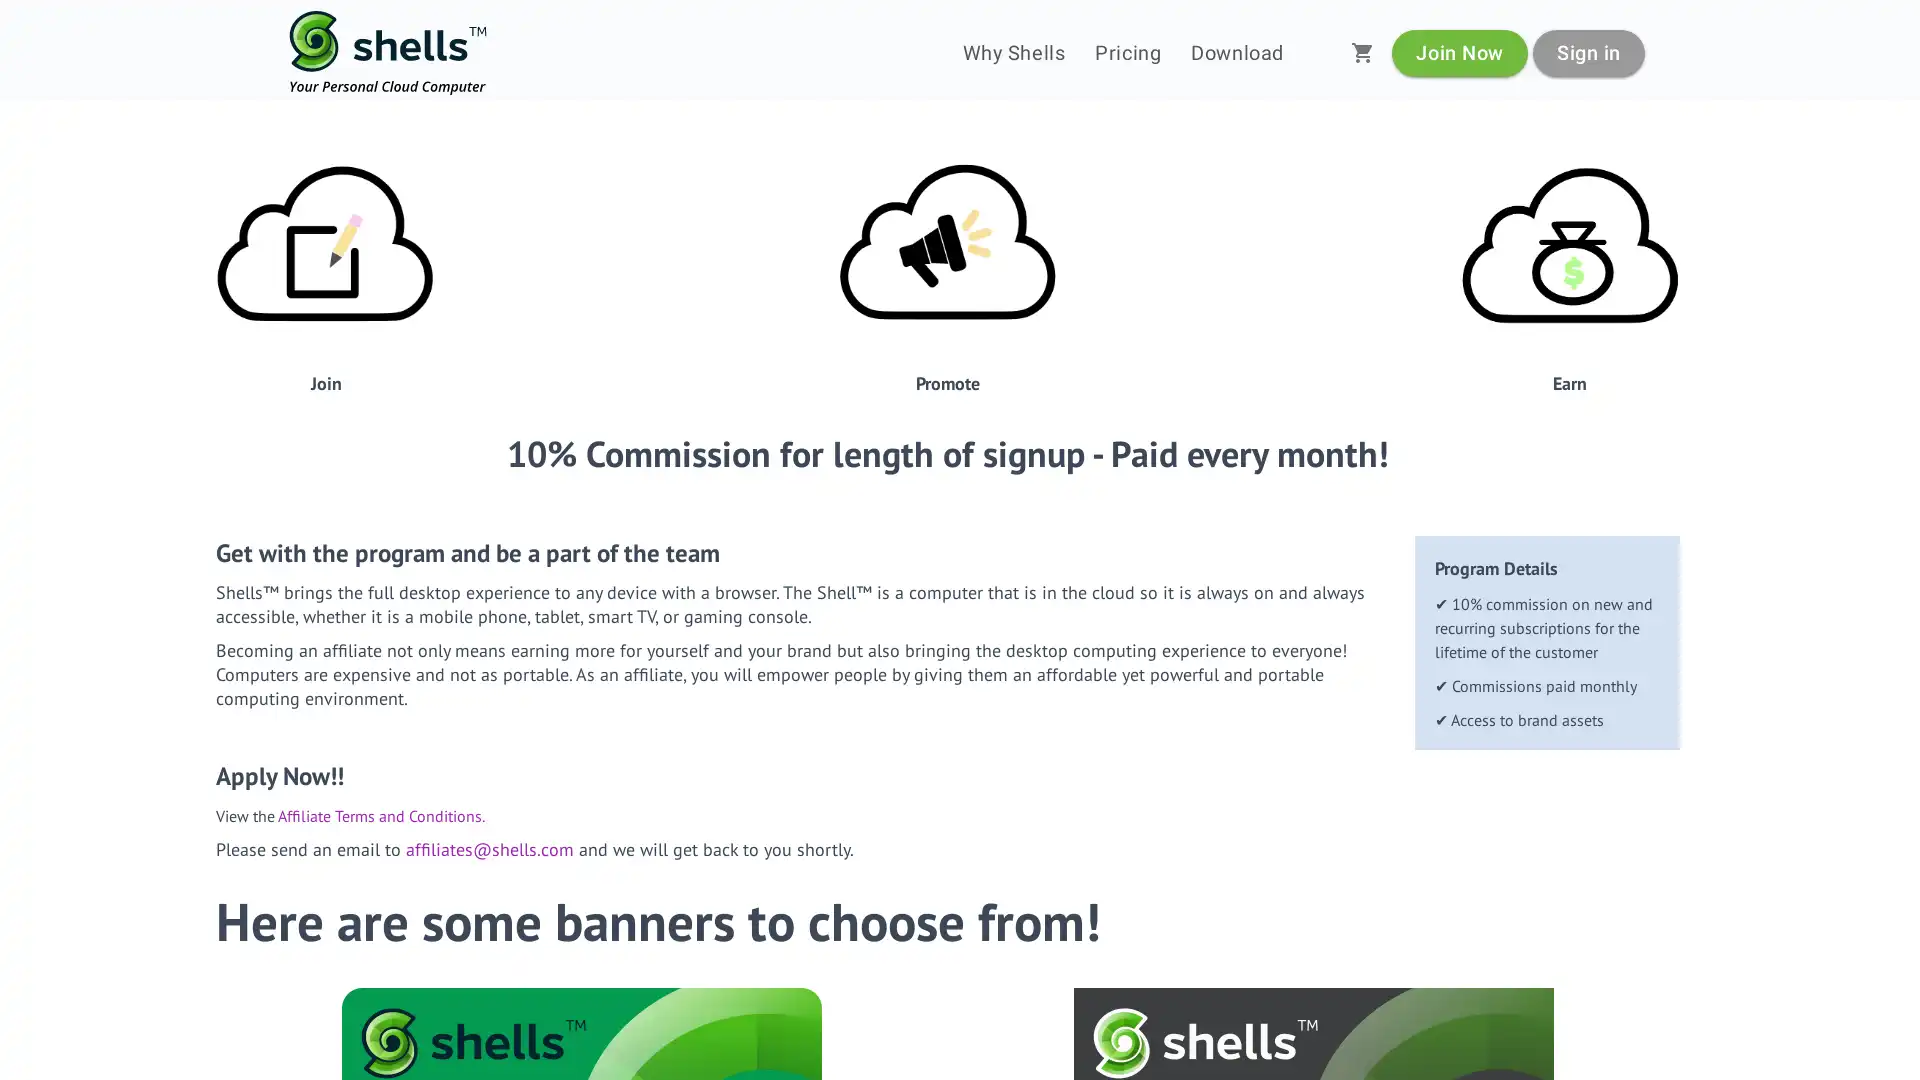 This screenshot has height=1080, width=1920. I want to click on cart, so click(1362, 52).